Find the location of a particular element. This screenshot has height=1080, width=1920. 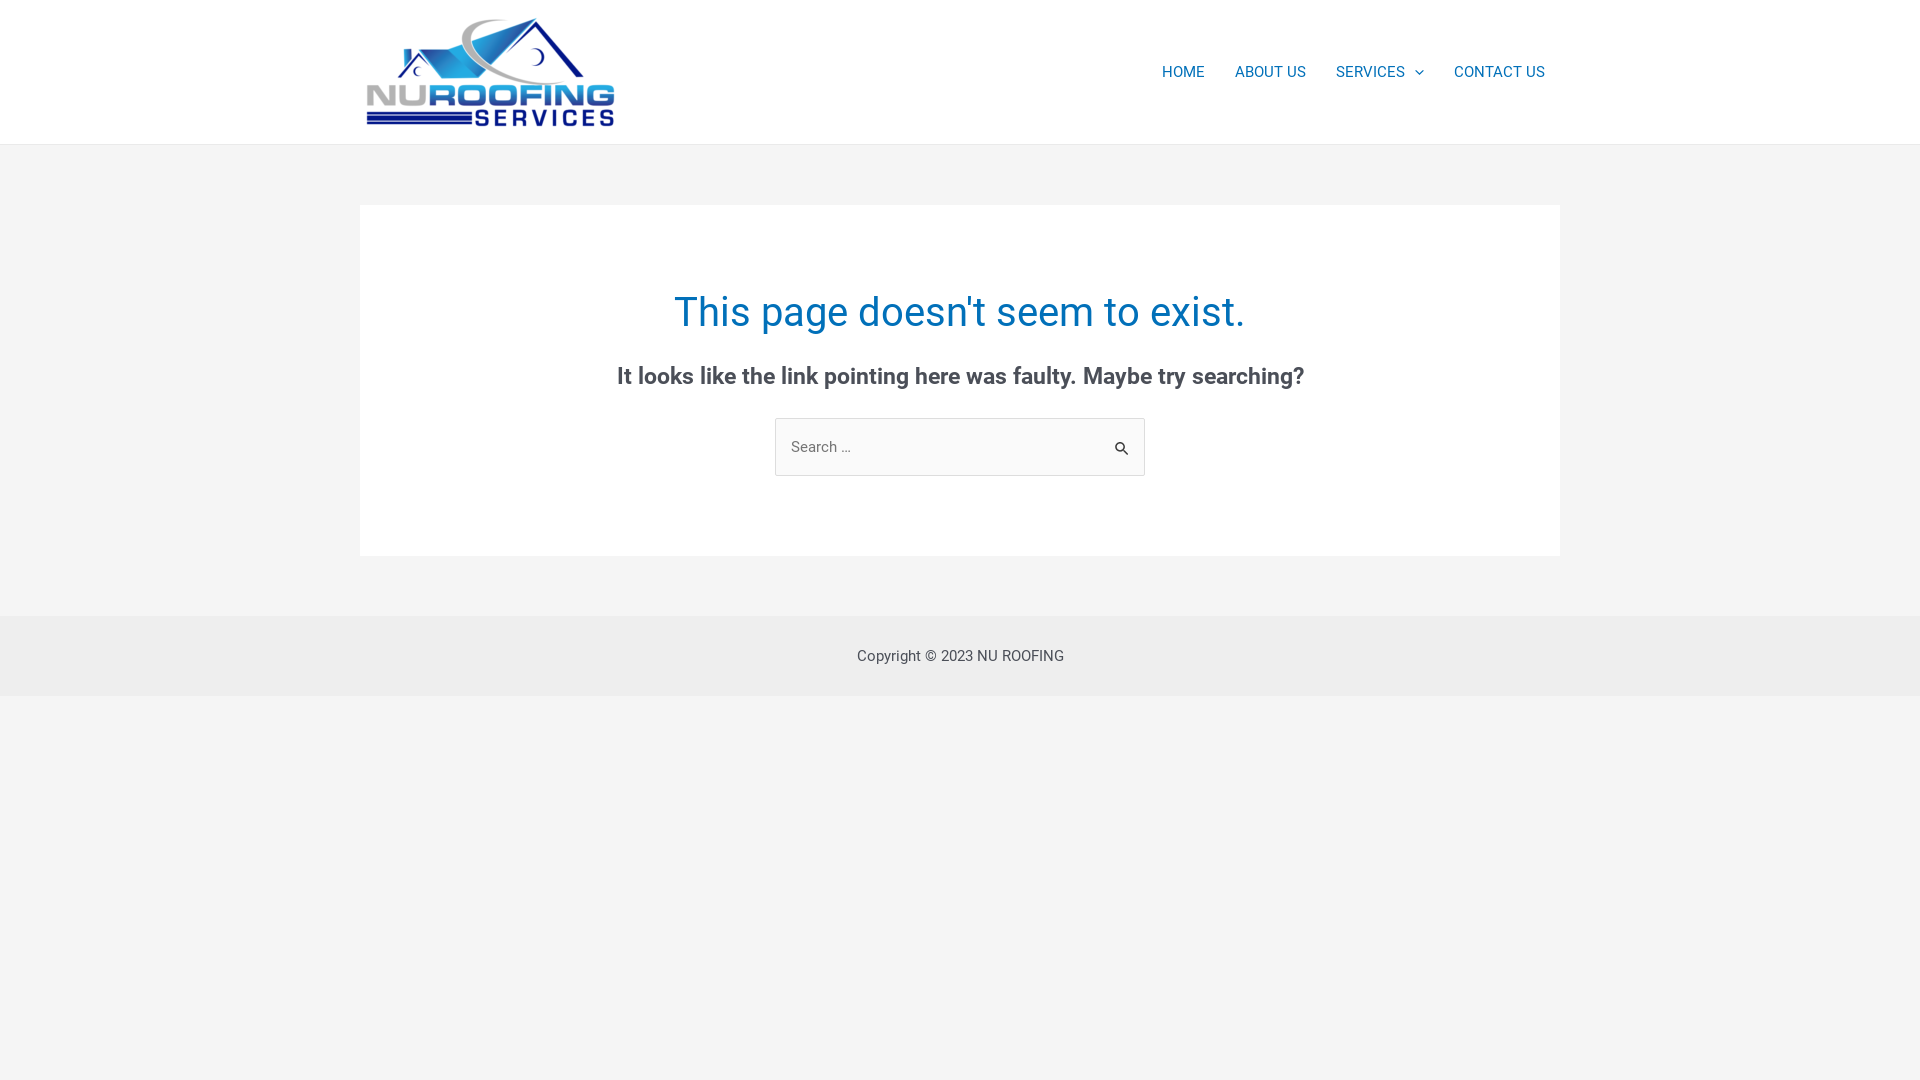

'ABOUT US' is located at coordinates (1269, 71).